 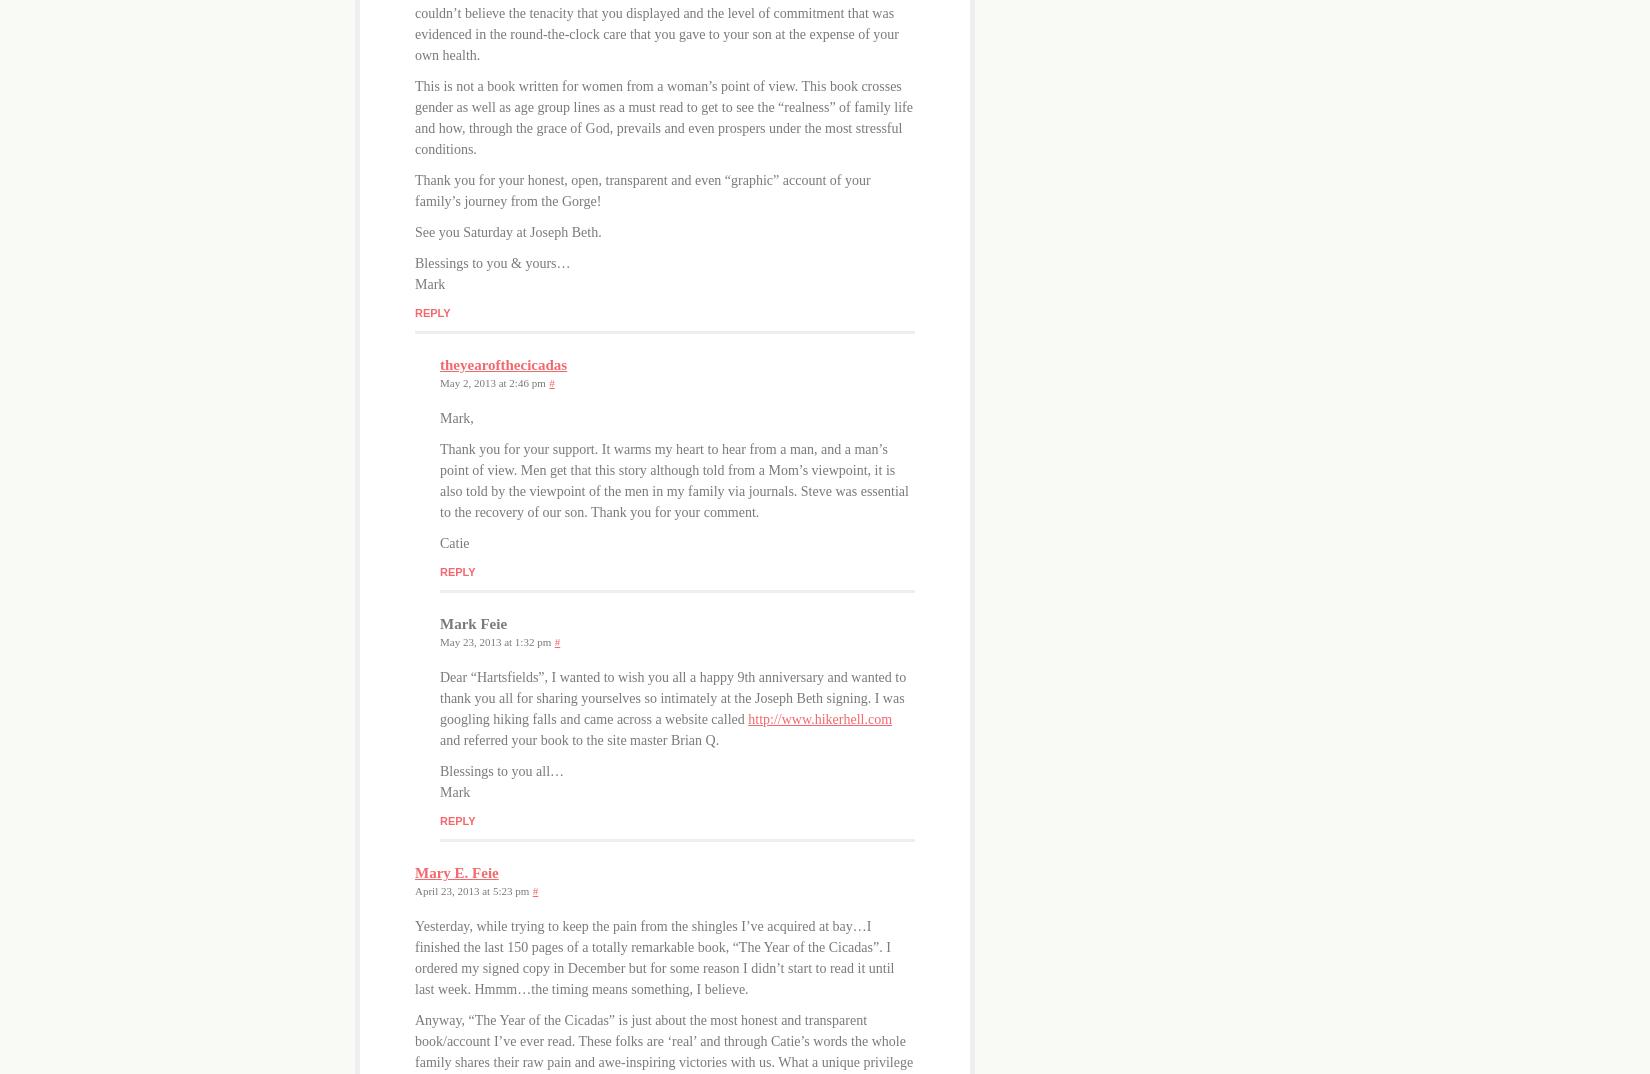 What do you see at coordinates (413, 115) in the screenshot?
I see `'This is not a book written for women from a woman’s point of view.  This book crosses gender as well as age group lines as a must read to get to see the “realness” of family life and how, through the grace of God, prevails and even prospers under the most stressful conditions.'` at bounding box center [413, 115].